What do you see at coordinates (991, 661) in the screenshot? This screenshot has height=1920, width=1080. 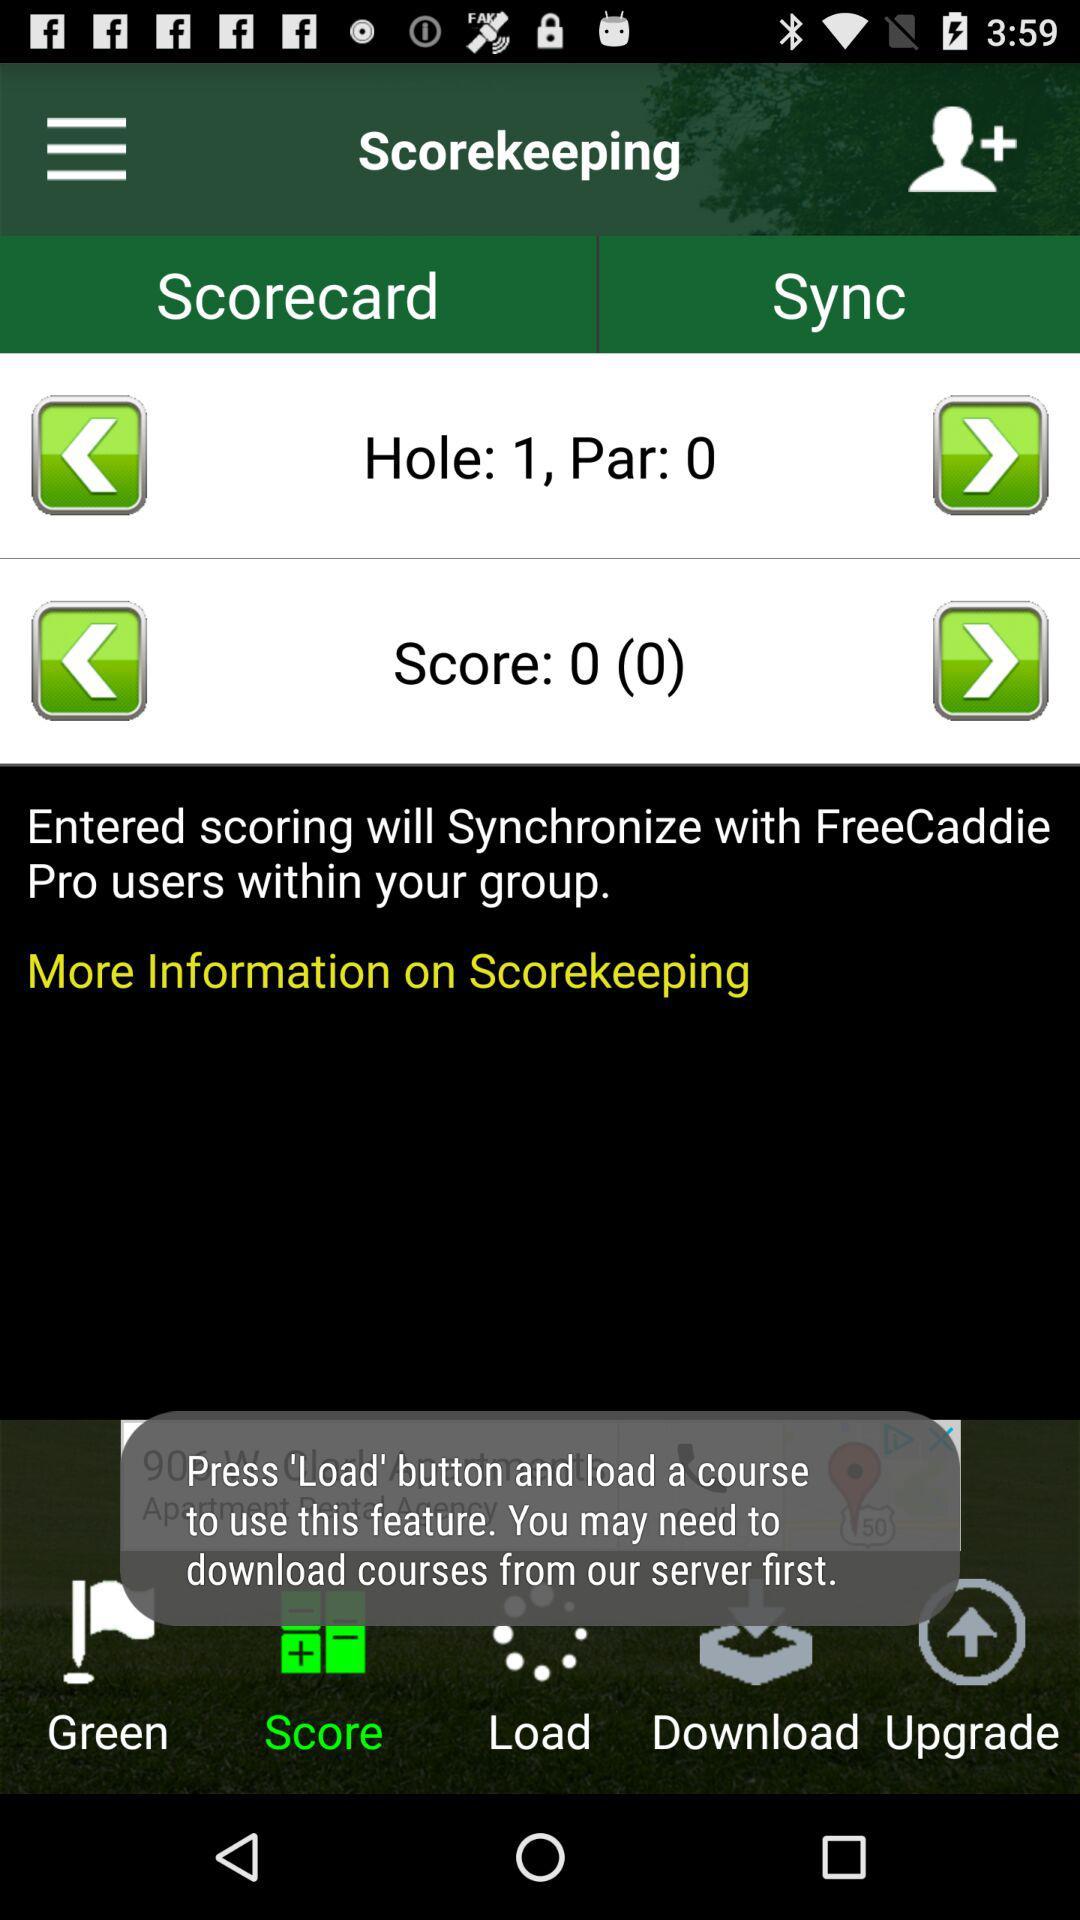 I see `the right arrow next to score 0 0` at bounding box center [991, 661].